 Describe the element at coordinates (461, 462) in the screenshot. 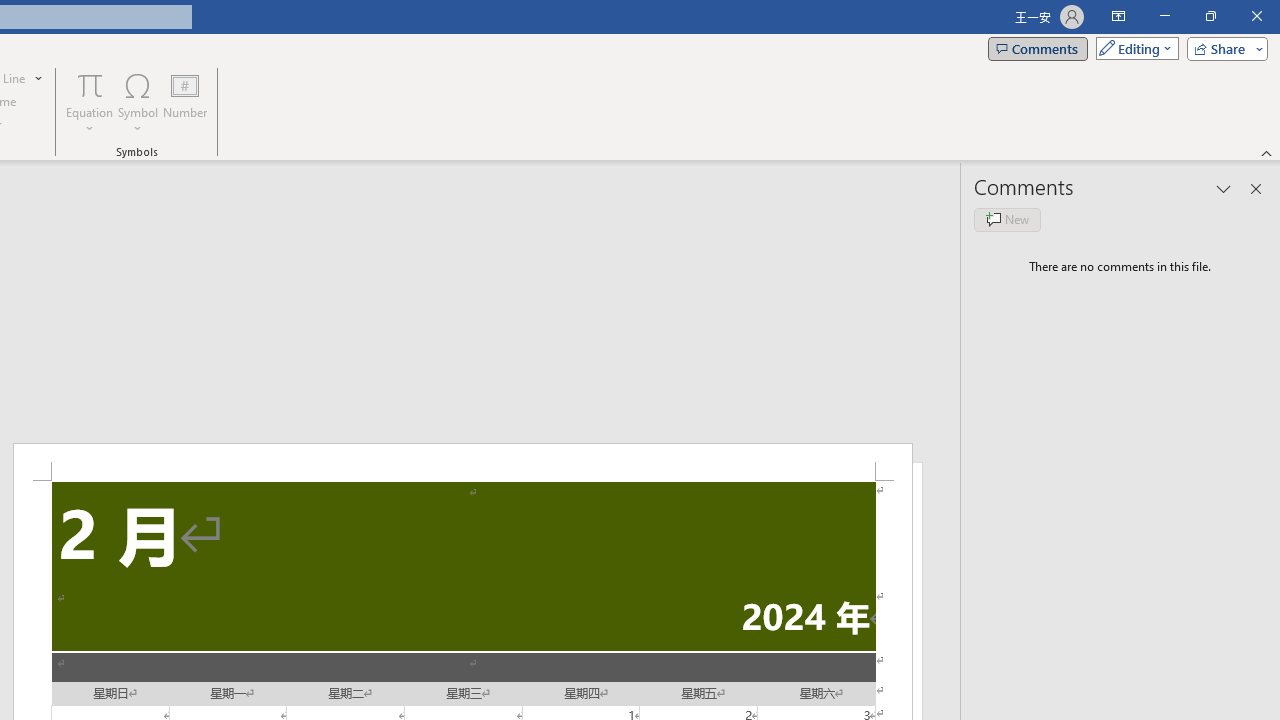

I see `'Header -Section 2-'` at that location.